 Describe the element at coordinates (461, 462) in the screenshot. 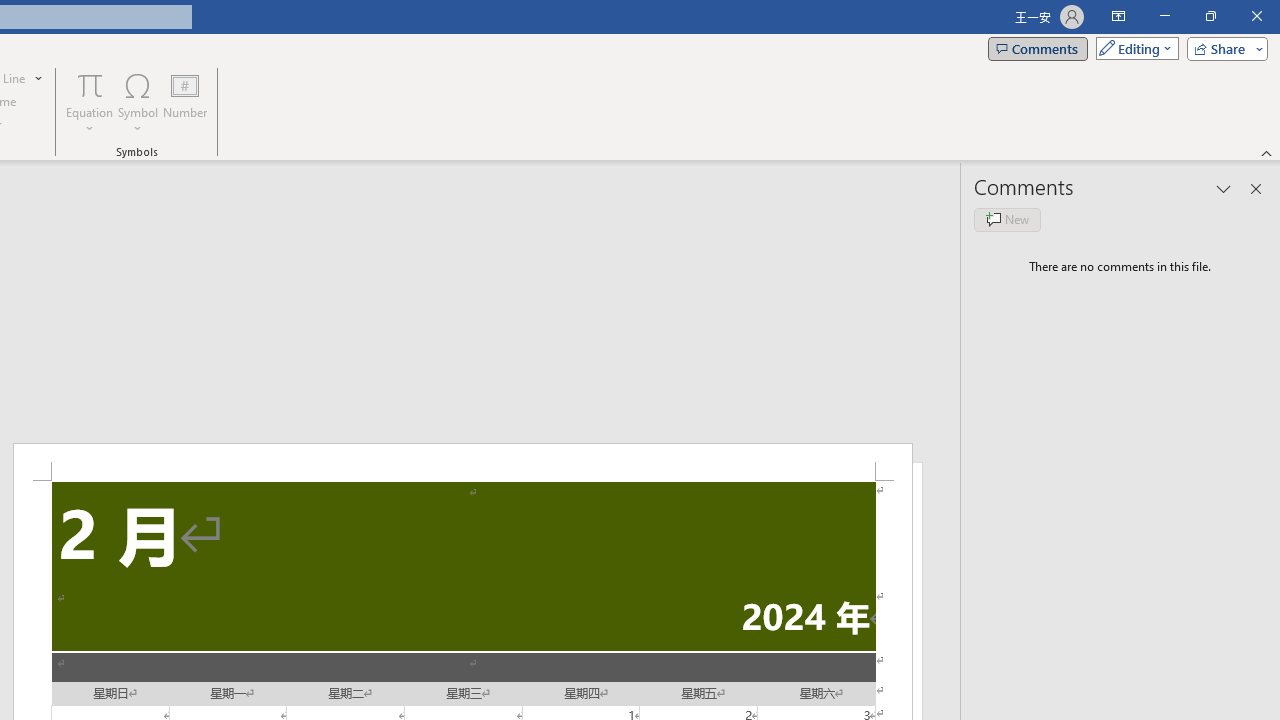

I see `'Header -Section 2-'` at that location.